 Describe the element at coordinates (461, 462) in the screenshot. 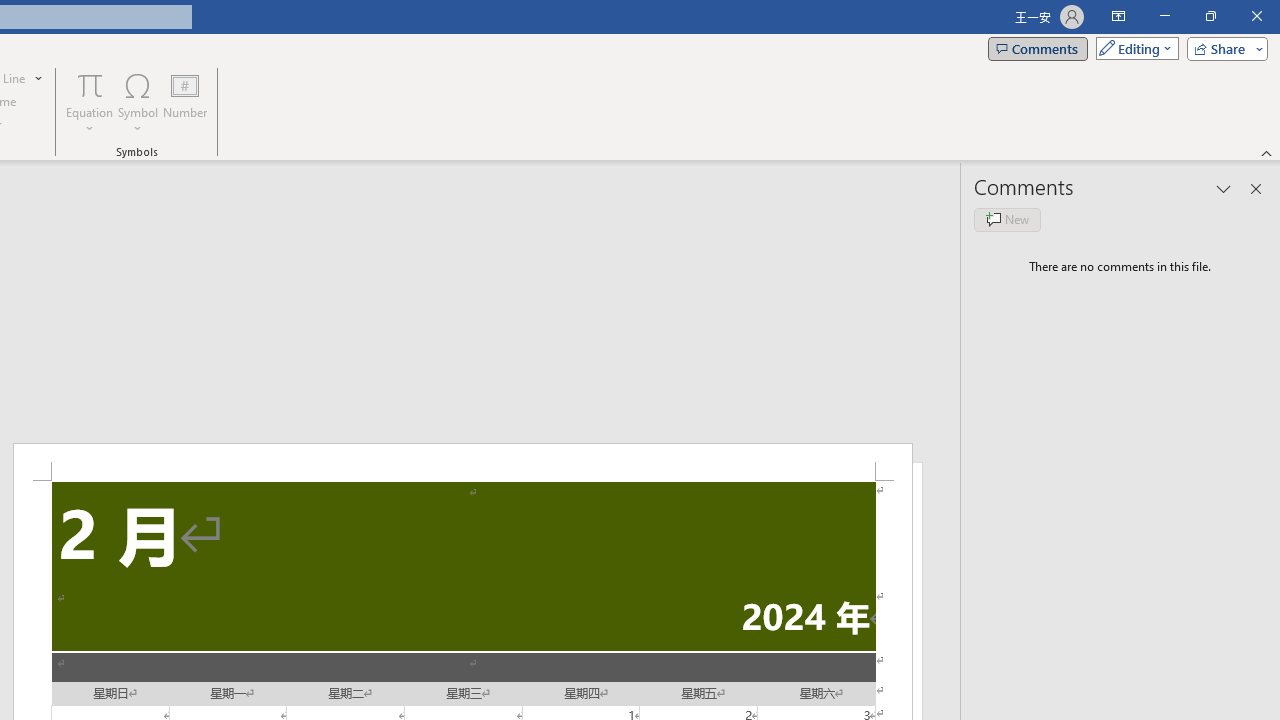

I see `'Header -Section 2-'` at that location.